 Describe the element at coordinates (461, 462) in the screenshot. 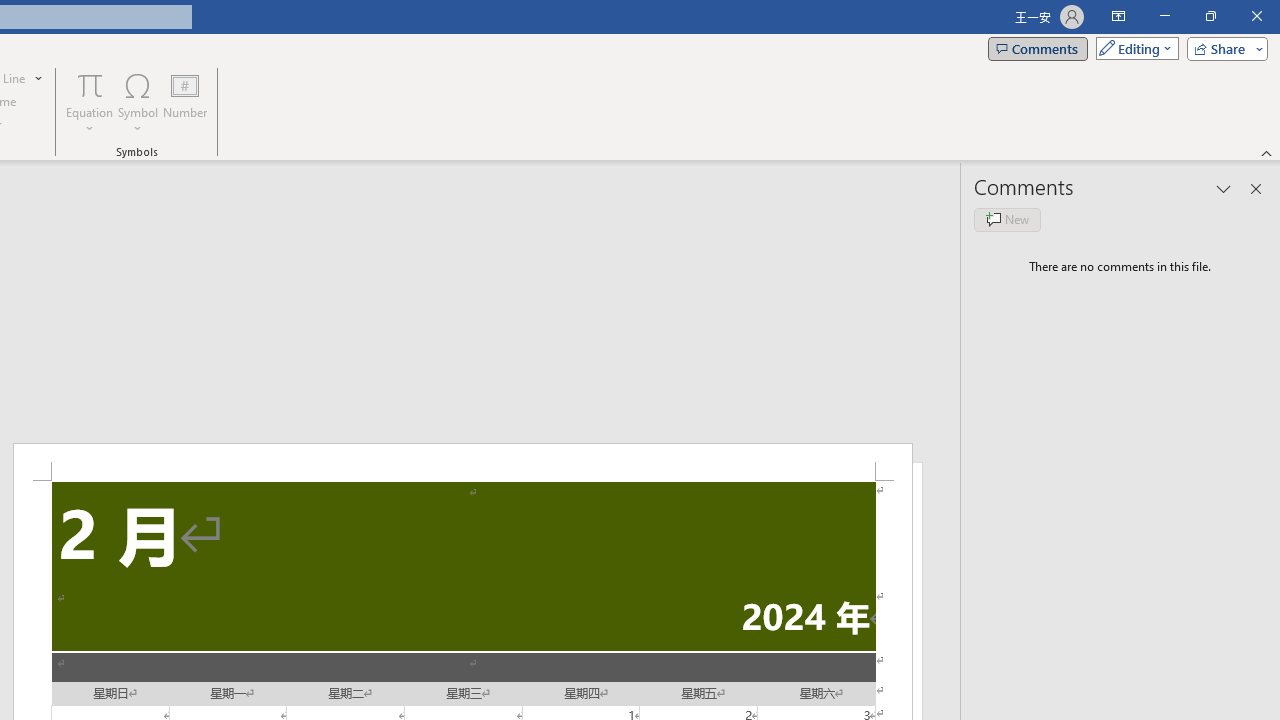

I see `'Header -Section 2-'` at that location.